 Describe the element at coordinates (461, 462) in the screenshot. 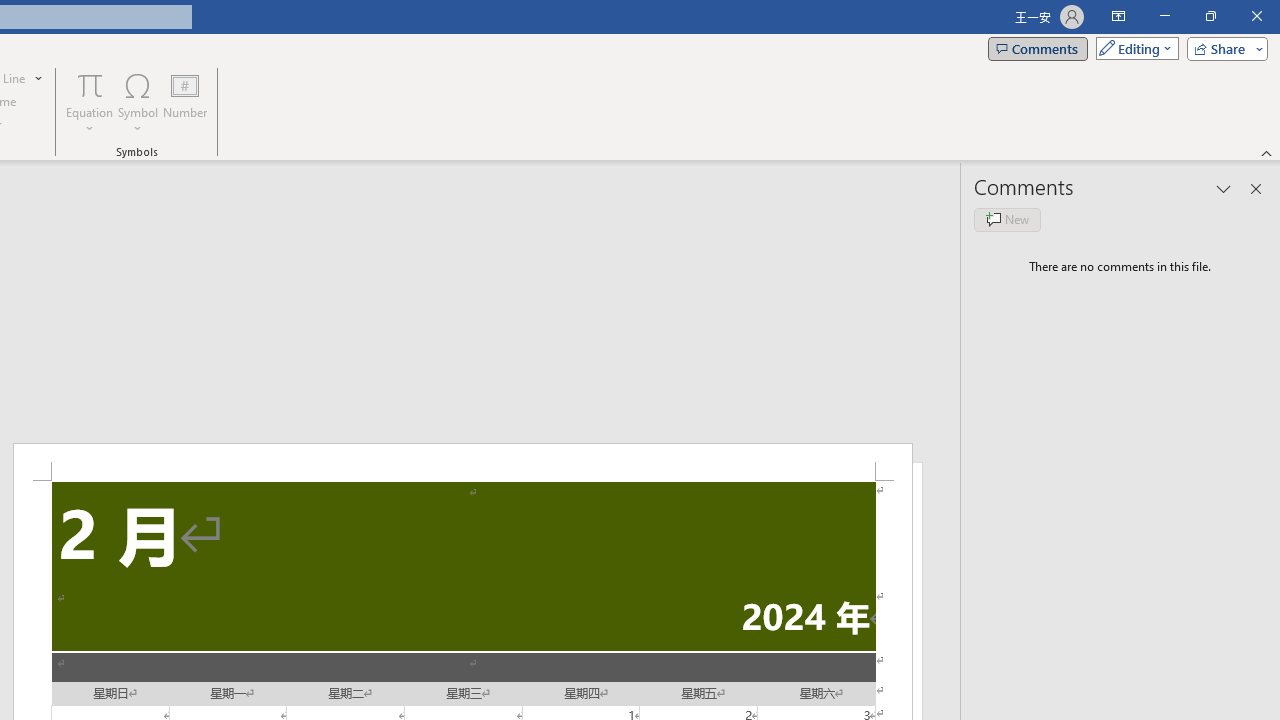

I see `'Header -Section 2-'` at that location.